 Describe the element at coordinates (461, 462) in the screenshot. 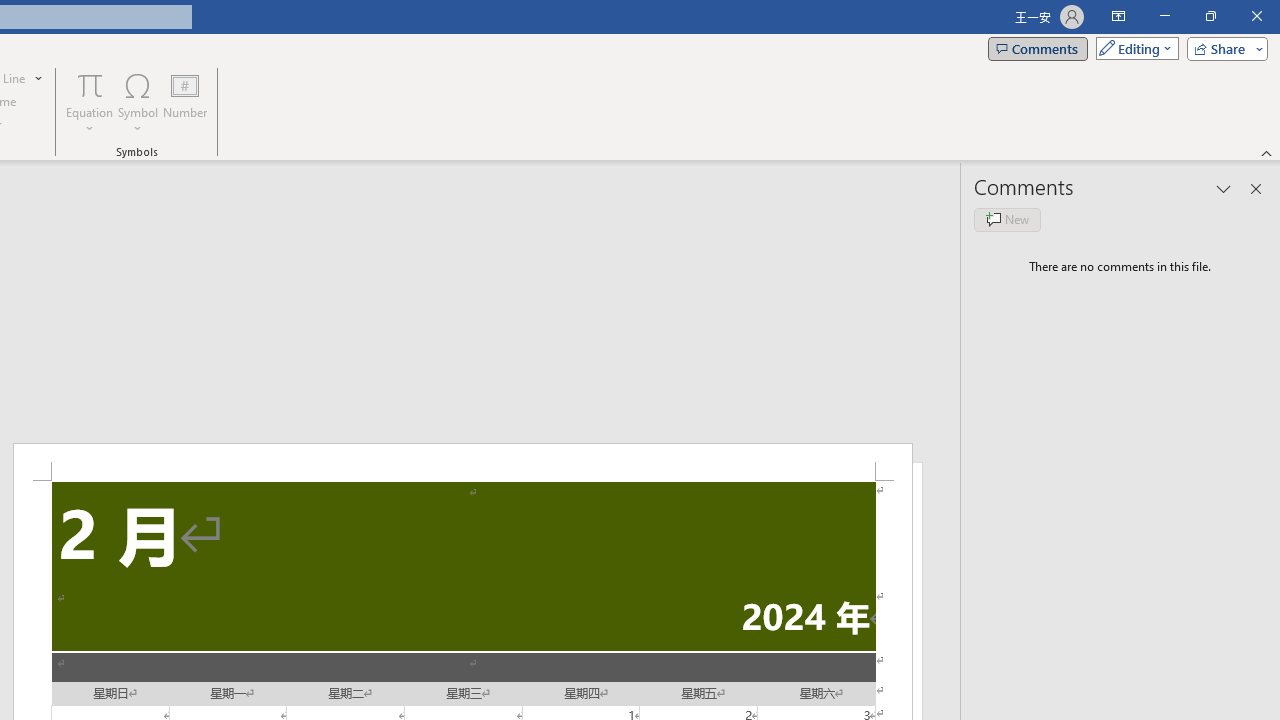

I see `'Header -Section 2-'` at that location.